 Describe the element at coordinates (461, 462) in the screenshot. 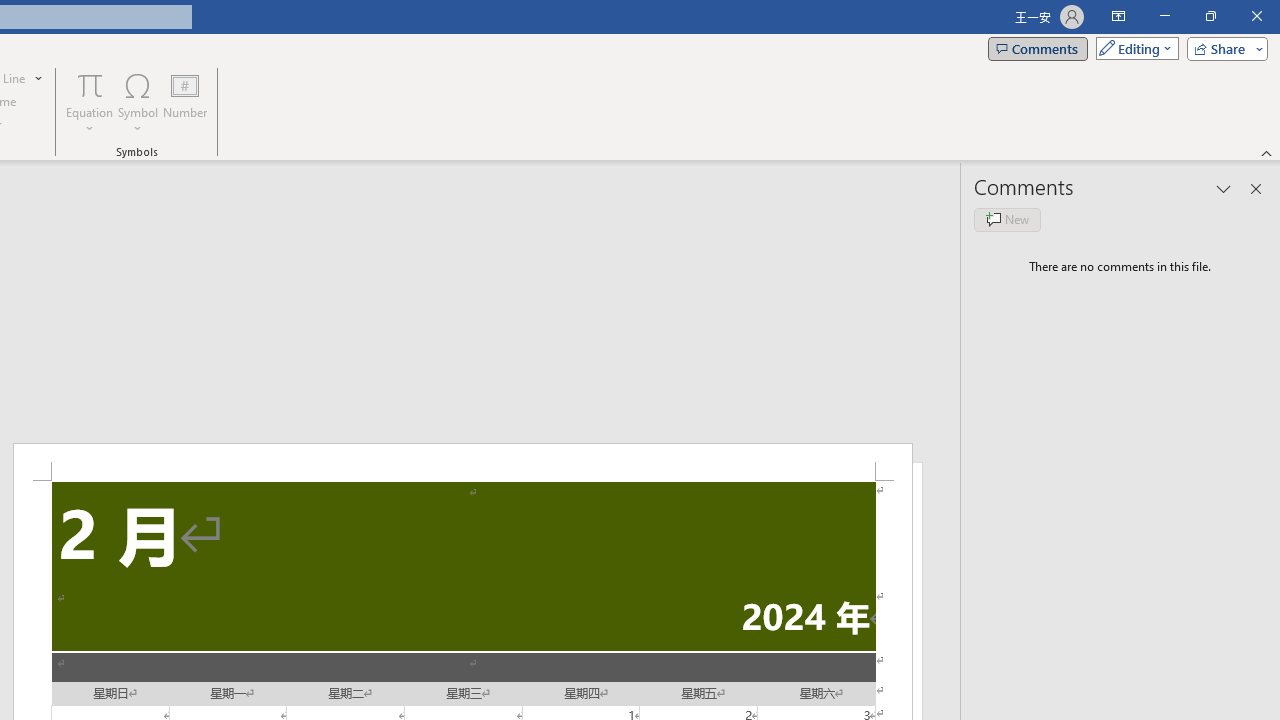

I see `'Header -Section 2-'` at that location.